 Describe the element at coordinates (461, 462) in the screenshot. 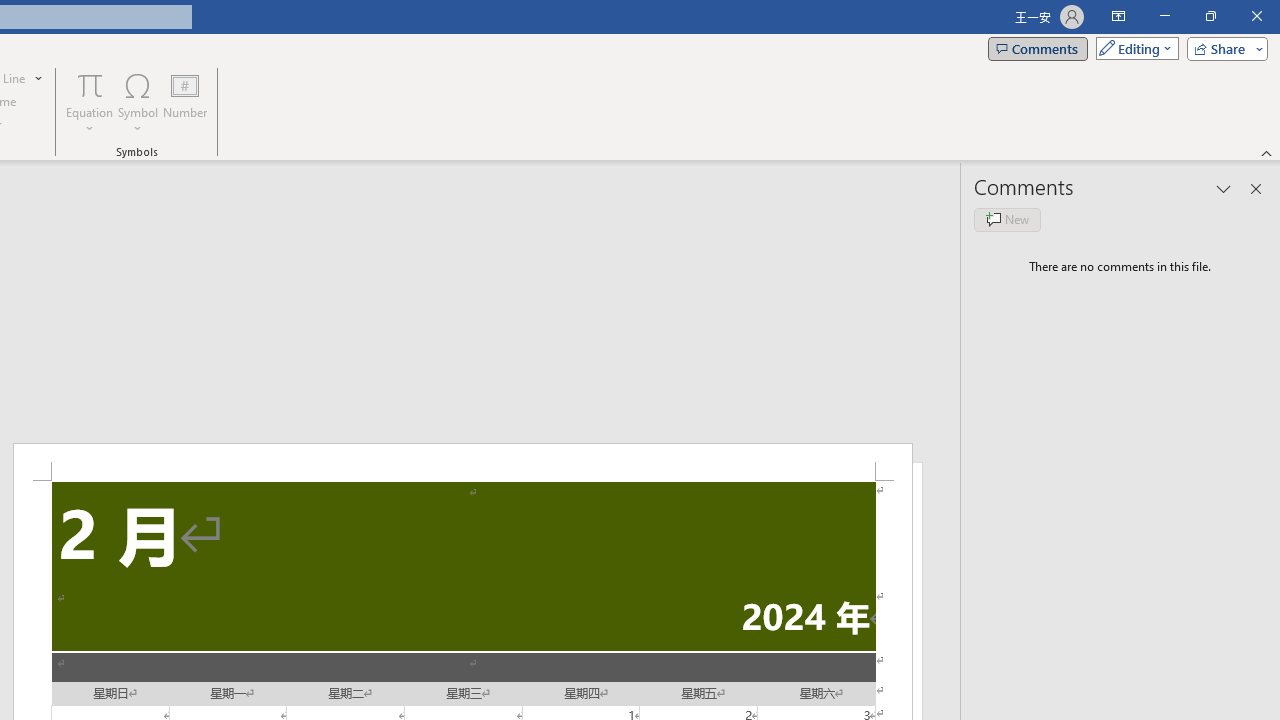

I see `'Header -Section 2-'` at that location.